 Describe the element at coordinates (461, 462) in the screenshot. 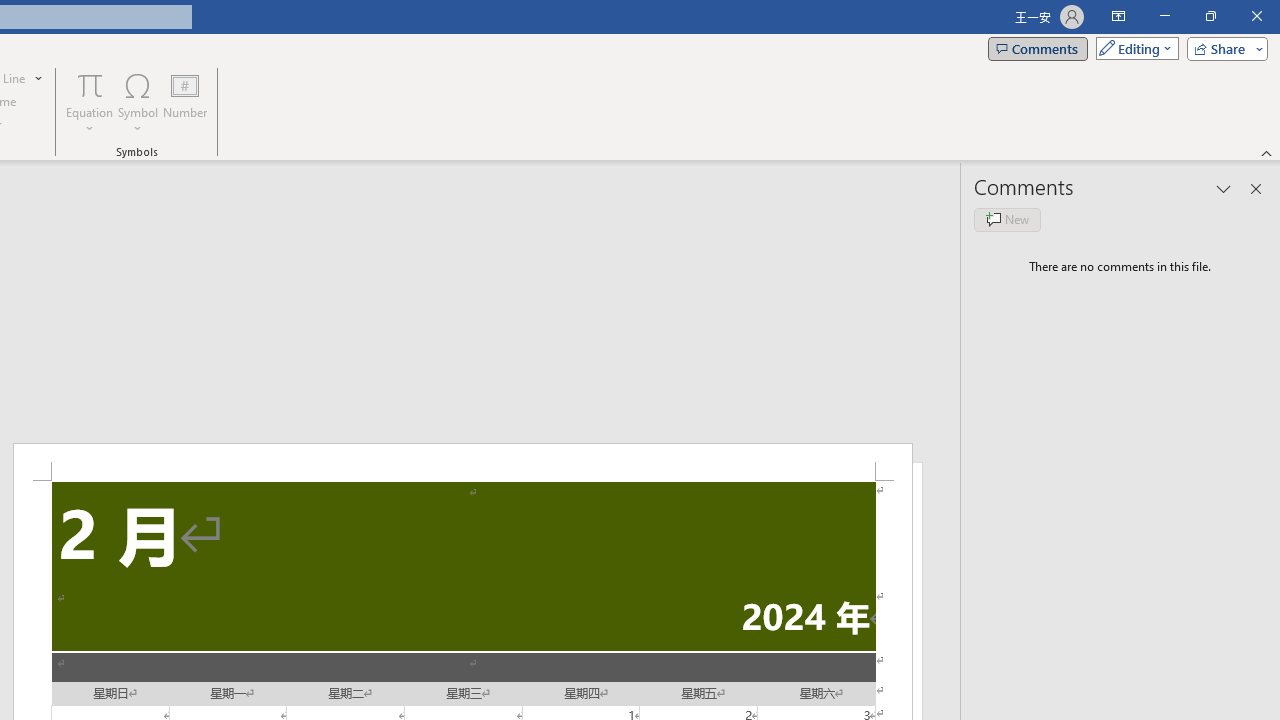

I see `'Header -Section 2-'` at that location.